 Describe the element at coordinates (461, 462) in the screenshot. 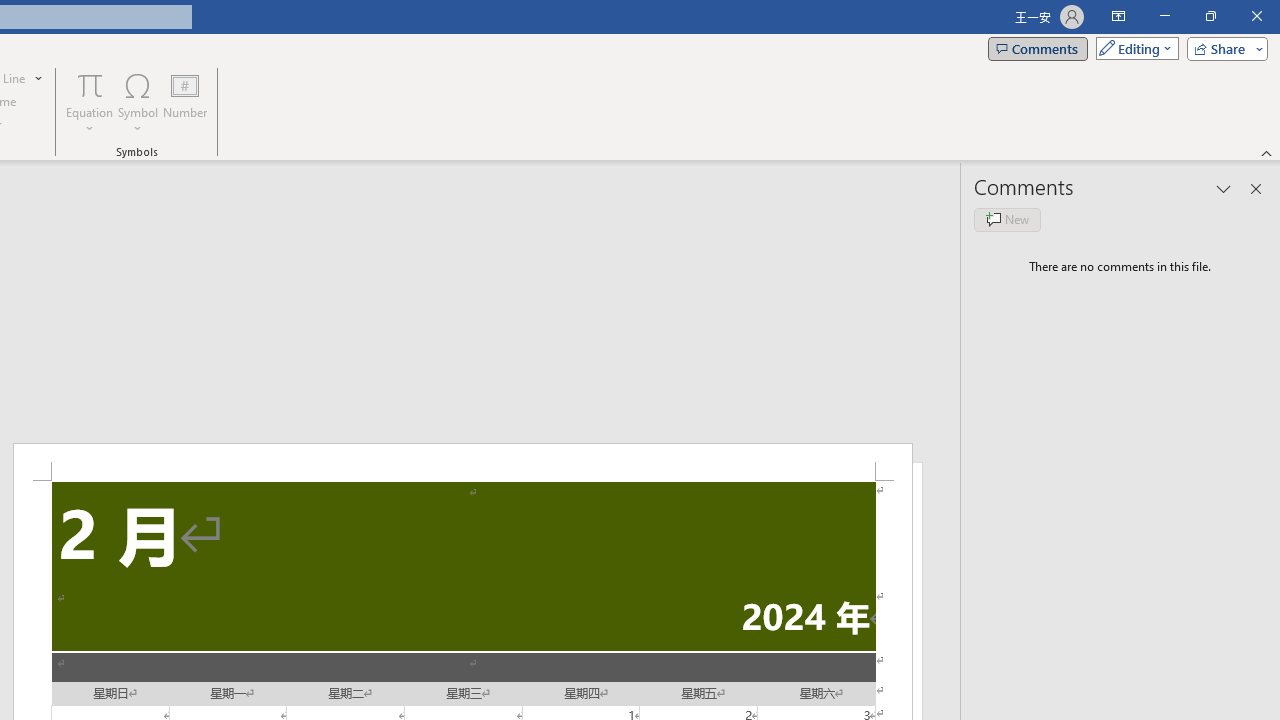

I see `'Header -Section 2-'` at that location.